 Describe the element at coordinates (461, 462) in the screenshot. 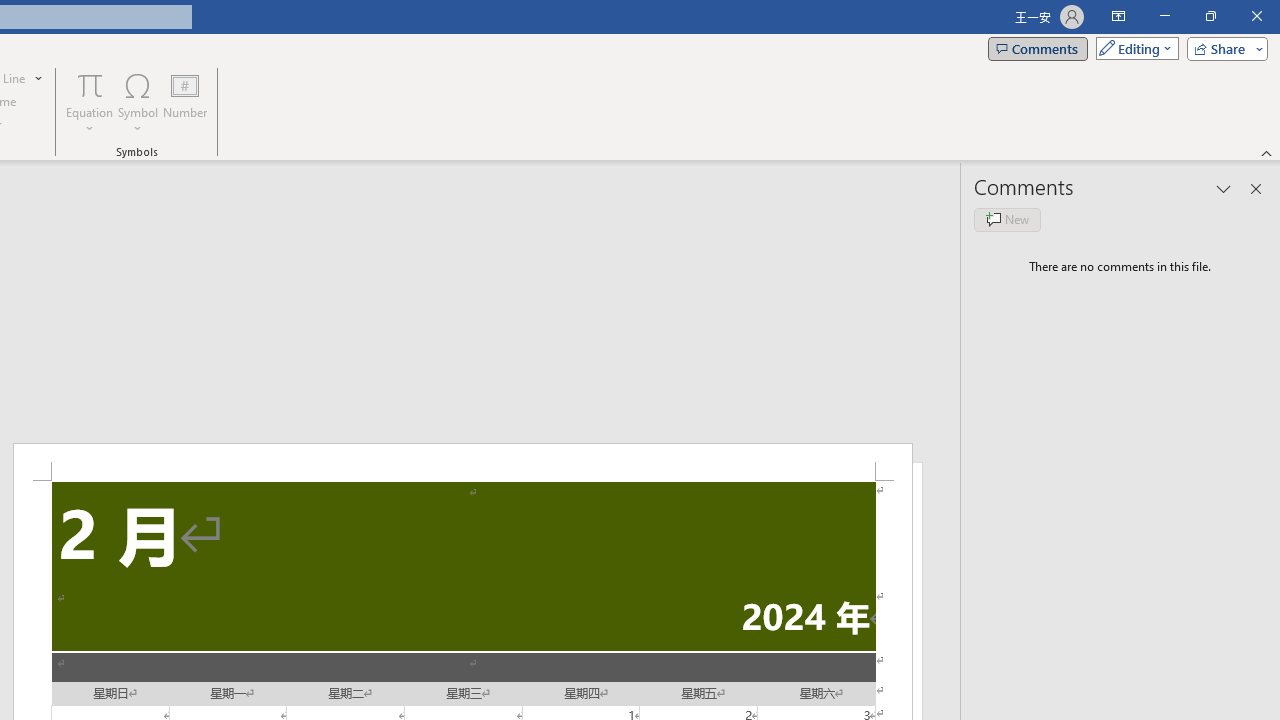

I see `'Header -Section 2-'` at that location.